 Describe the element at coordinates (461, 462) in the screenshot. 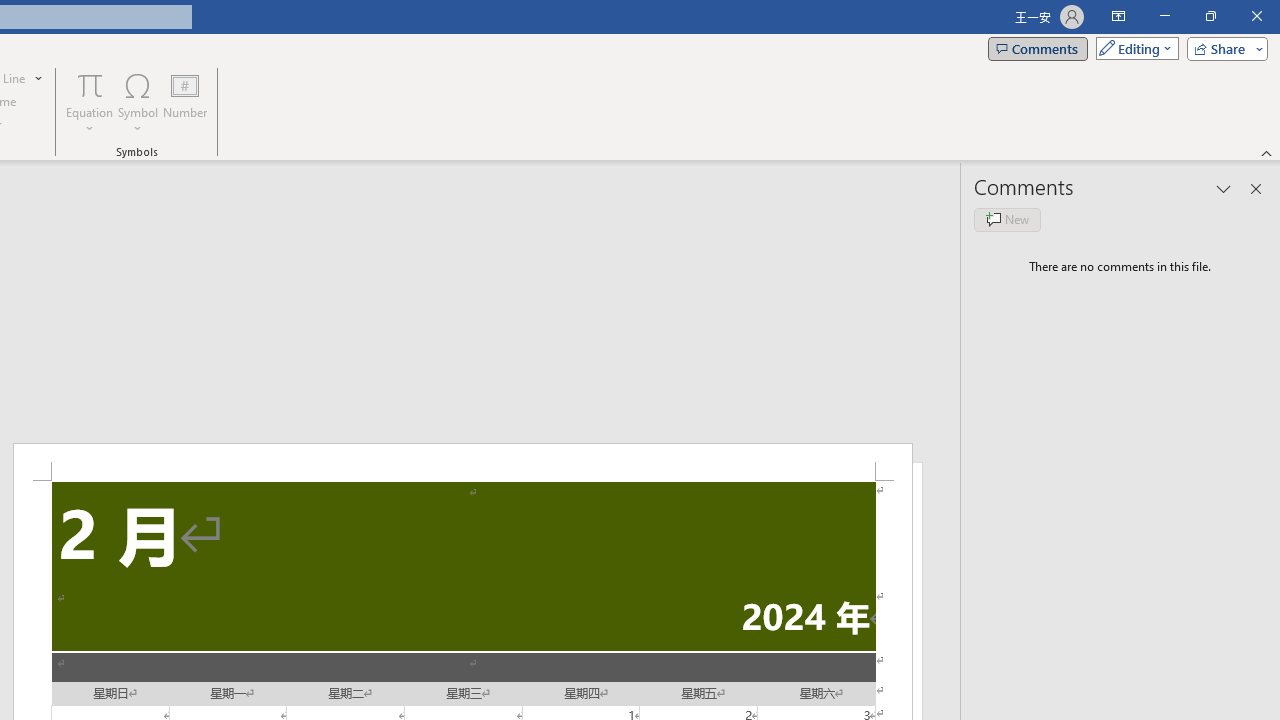

I see `'Header -Section 2-'` at that location.